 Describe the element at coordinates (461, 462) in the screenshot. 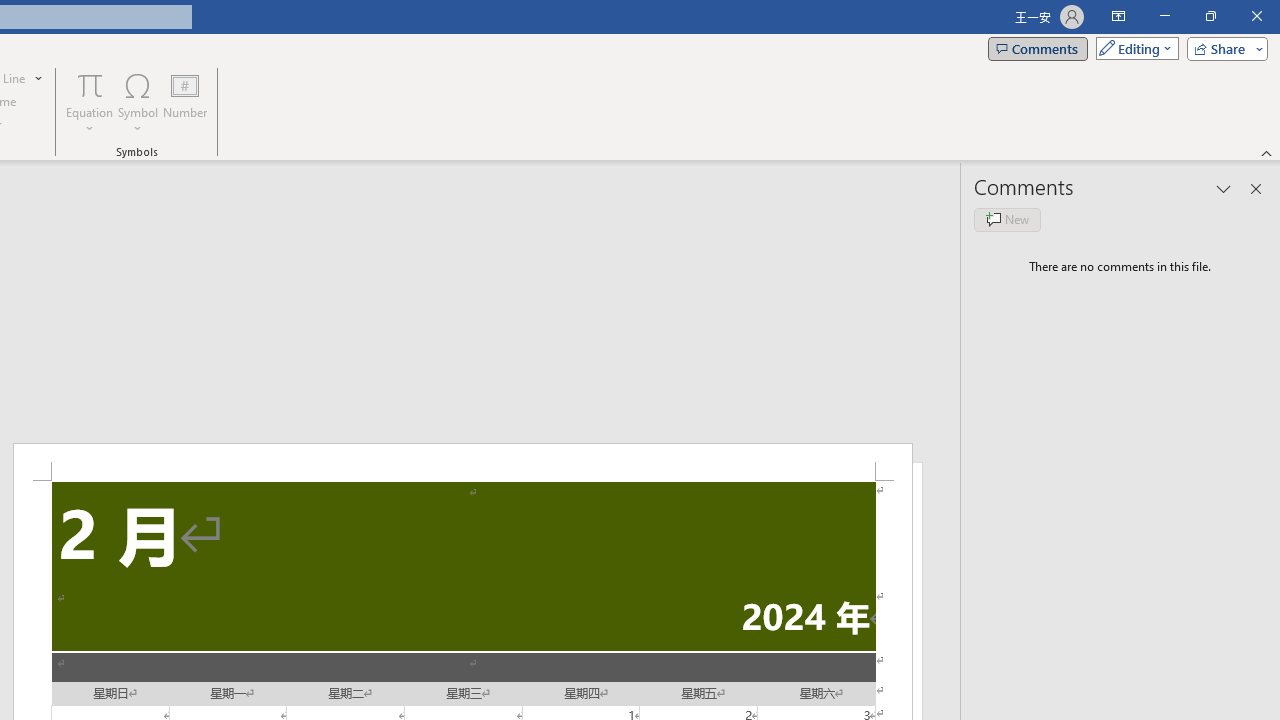

I see `'Header -Section 2-'` at that location.